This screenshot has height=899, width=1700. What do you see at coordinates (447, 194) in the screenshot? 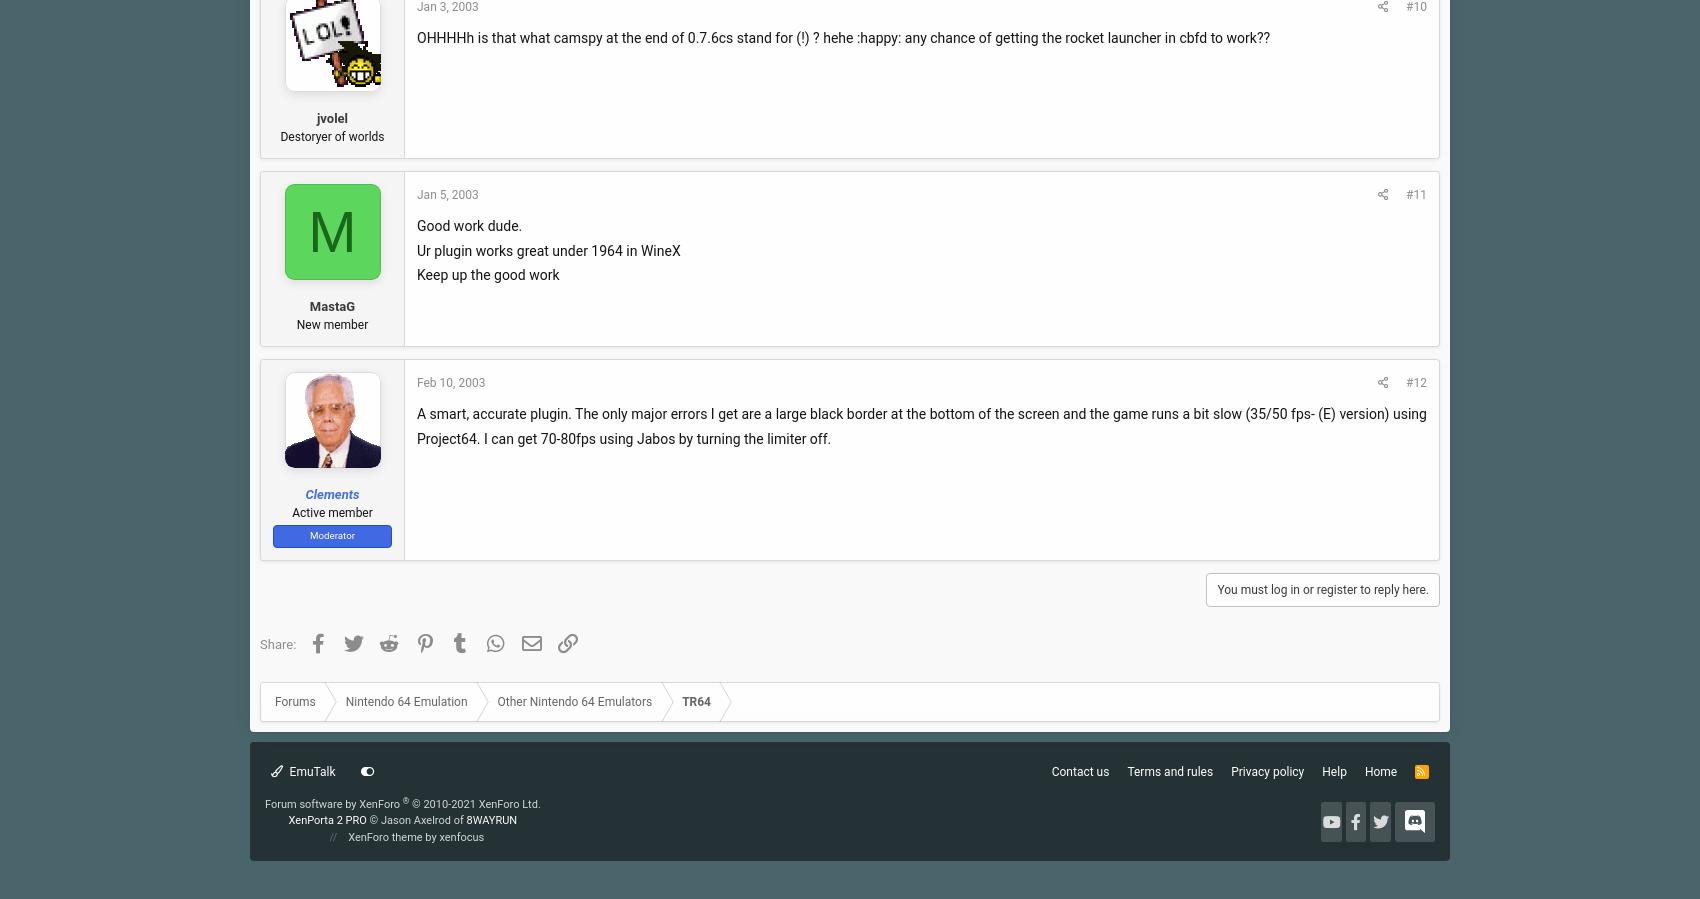
I see `'Jan 5, 2003'` at bounding box center [447, 194].